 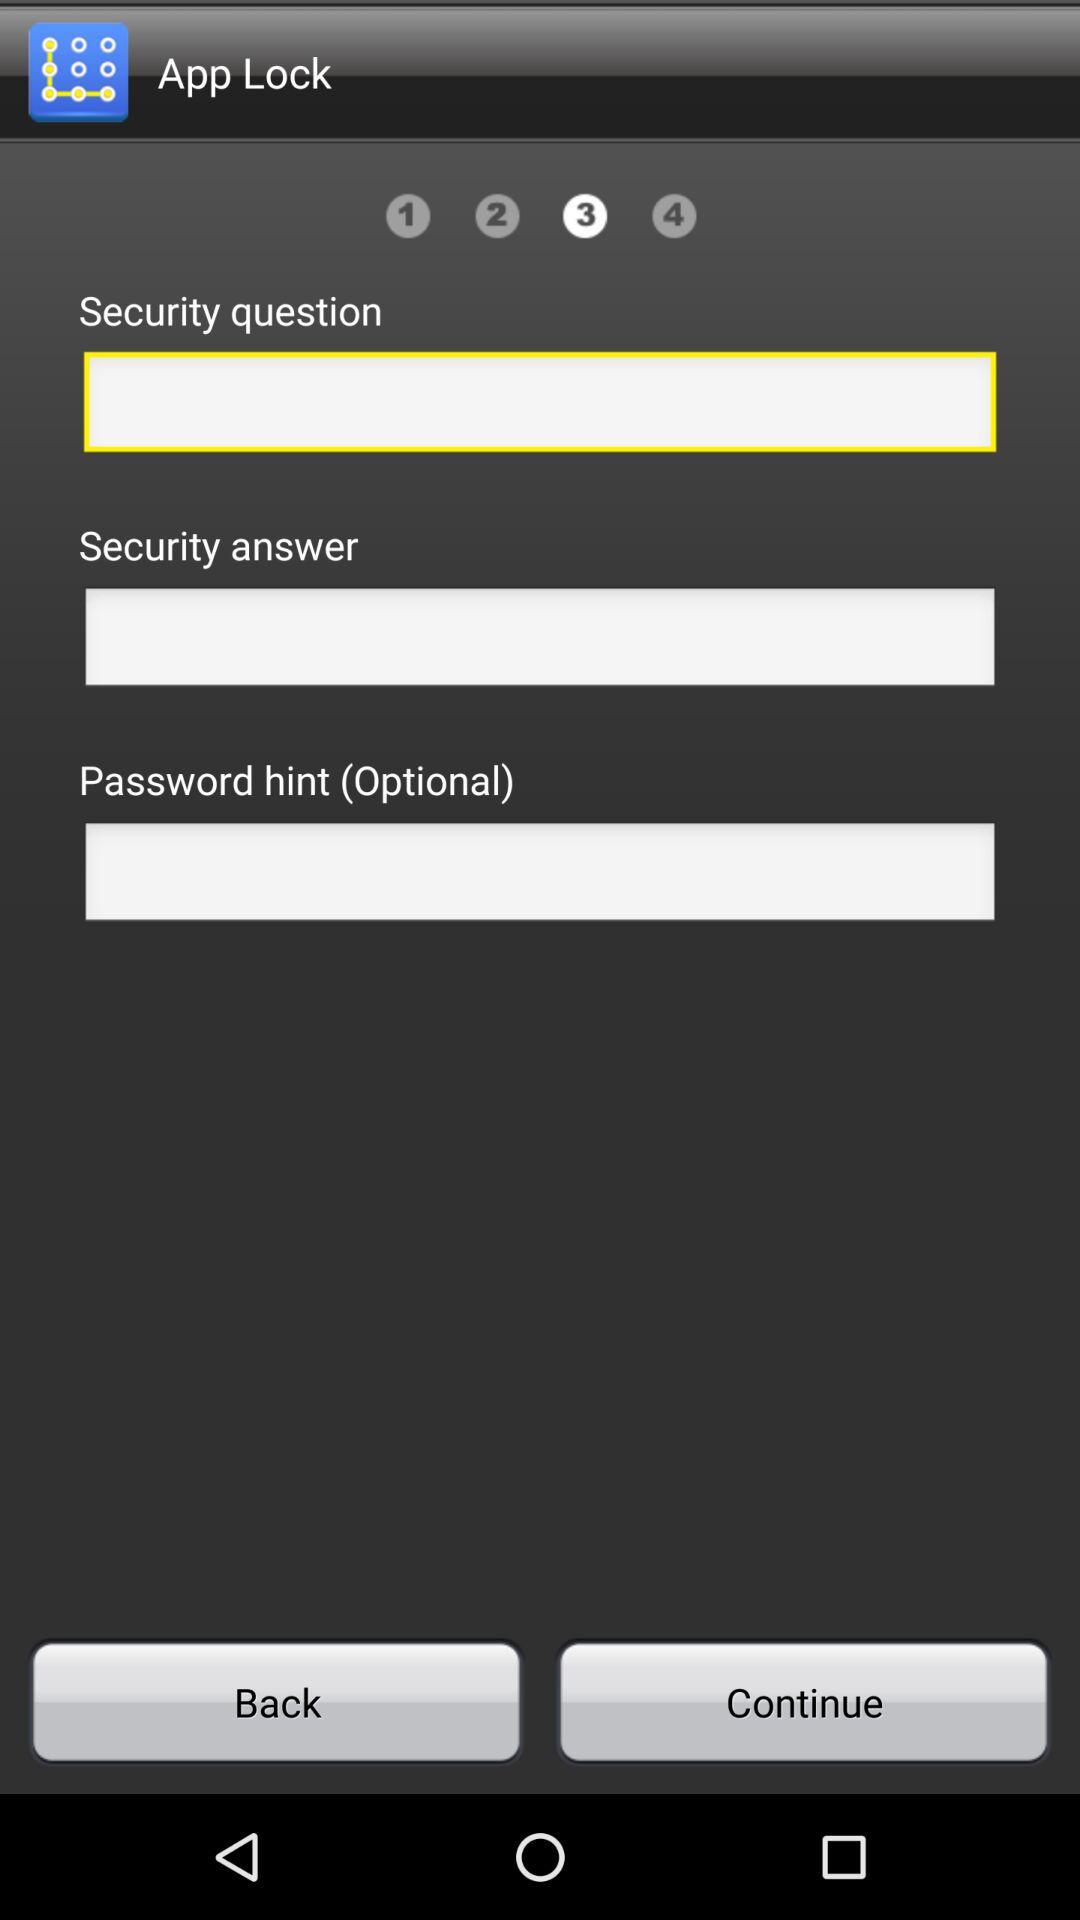 I want to click on icon next to the continue button, so click(x=276, y=1701).